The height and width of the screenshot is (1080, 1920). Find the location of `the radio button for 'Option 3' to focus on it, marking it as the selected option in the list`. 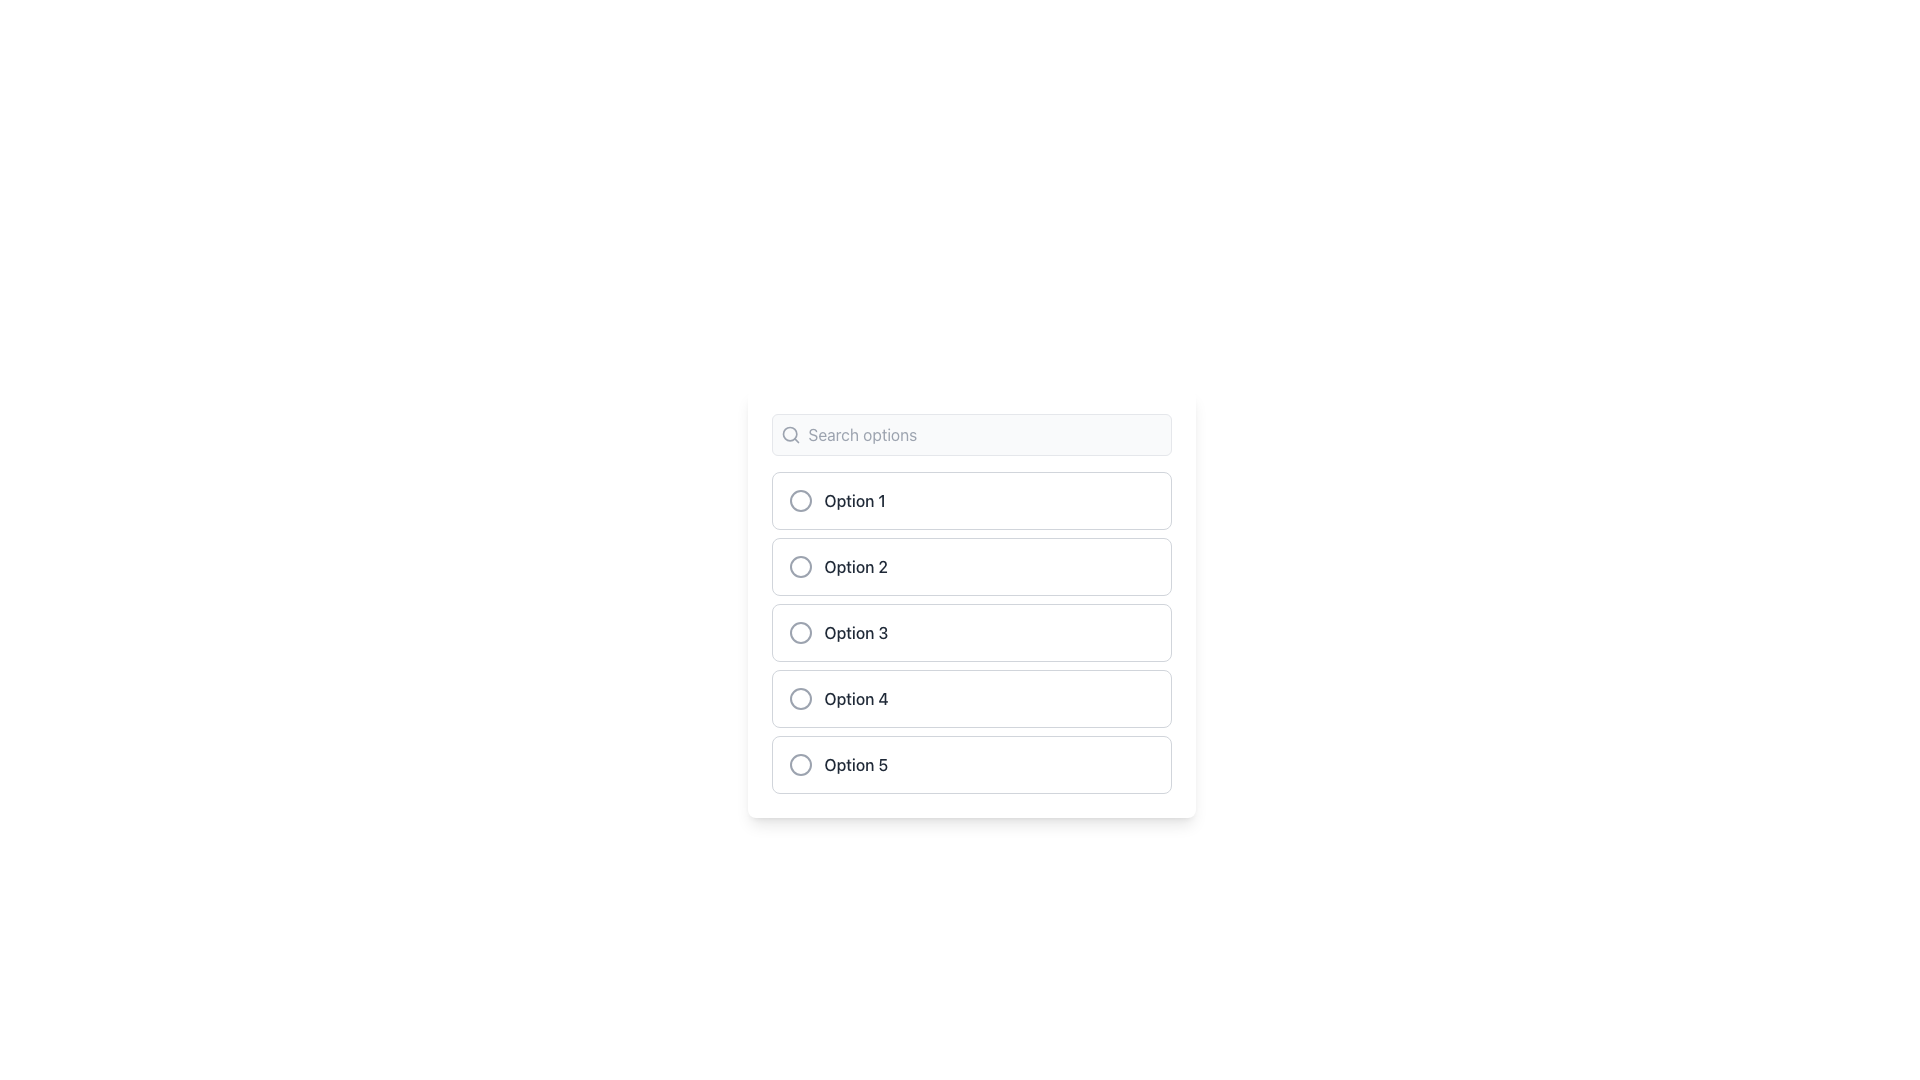

the radio button for 'Option 3' to focus on it, marking it as the selected option in the list is located at coordinates (800, 632).